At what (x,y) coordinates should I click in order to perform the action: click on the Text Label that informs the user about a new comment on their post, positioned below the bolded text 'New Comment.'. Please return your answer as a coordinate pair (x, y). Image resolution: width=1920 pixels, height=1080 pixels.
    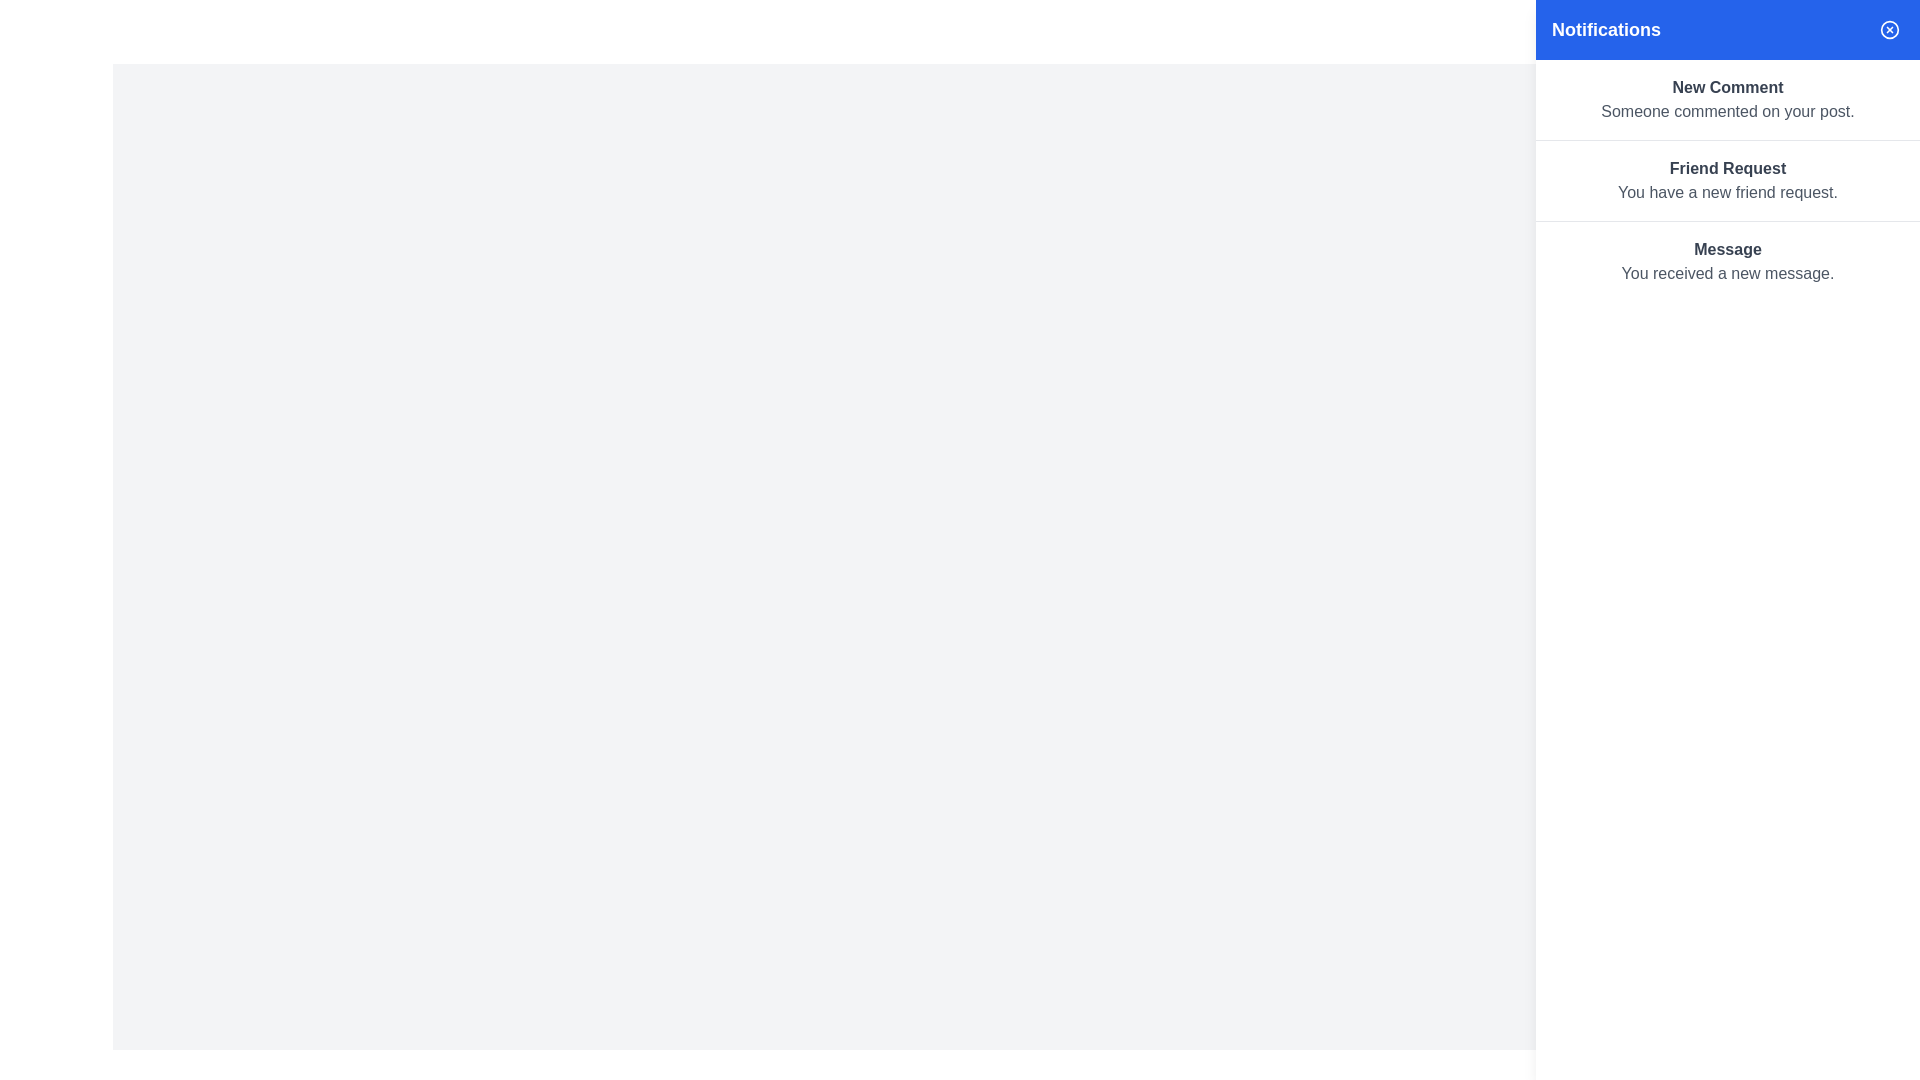
    Looking at the image, I should click on (1727, 111).